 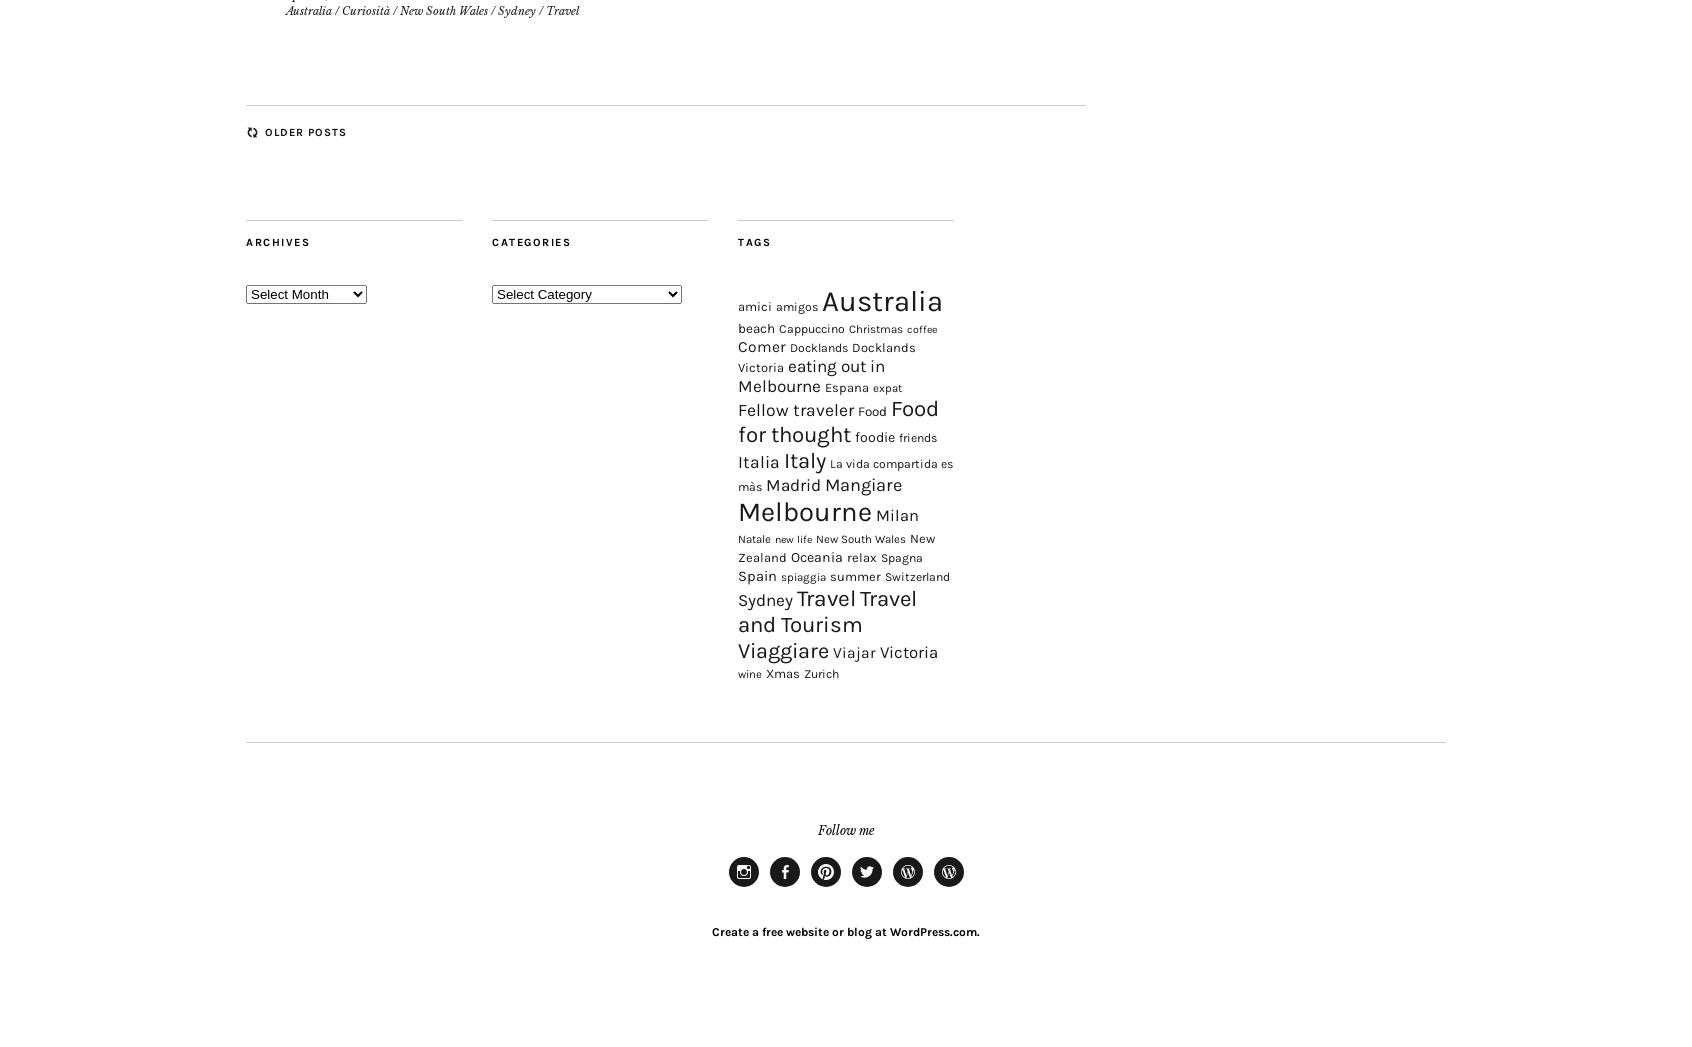 What do you see at coordinates (796, 357) in the screenshot?
I see `'amigos'` at bounding box center [796, 357].